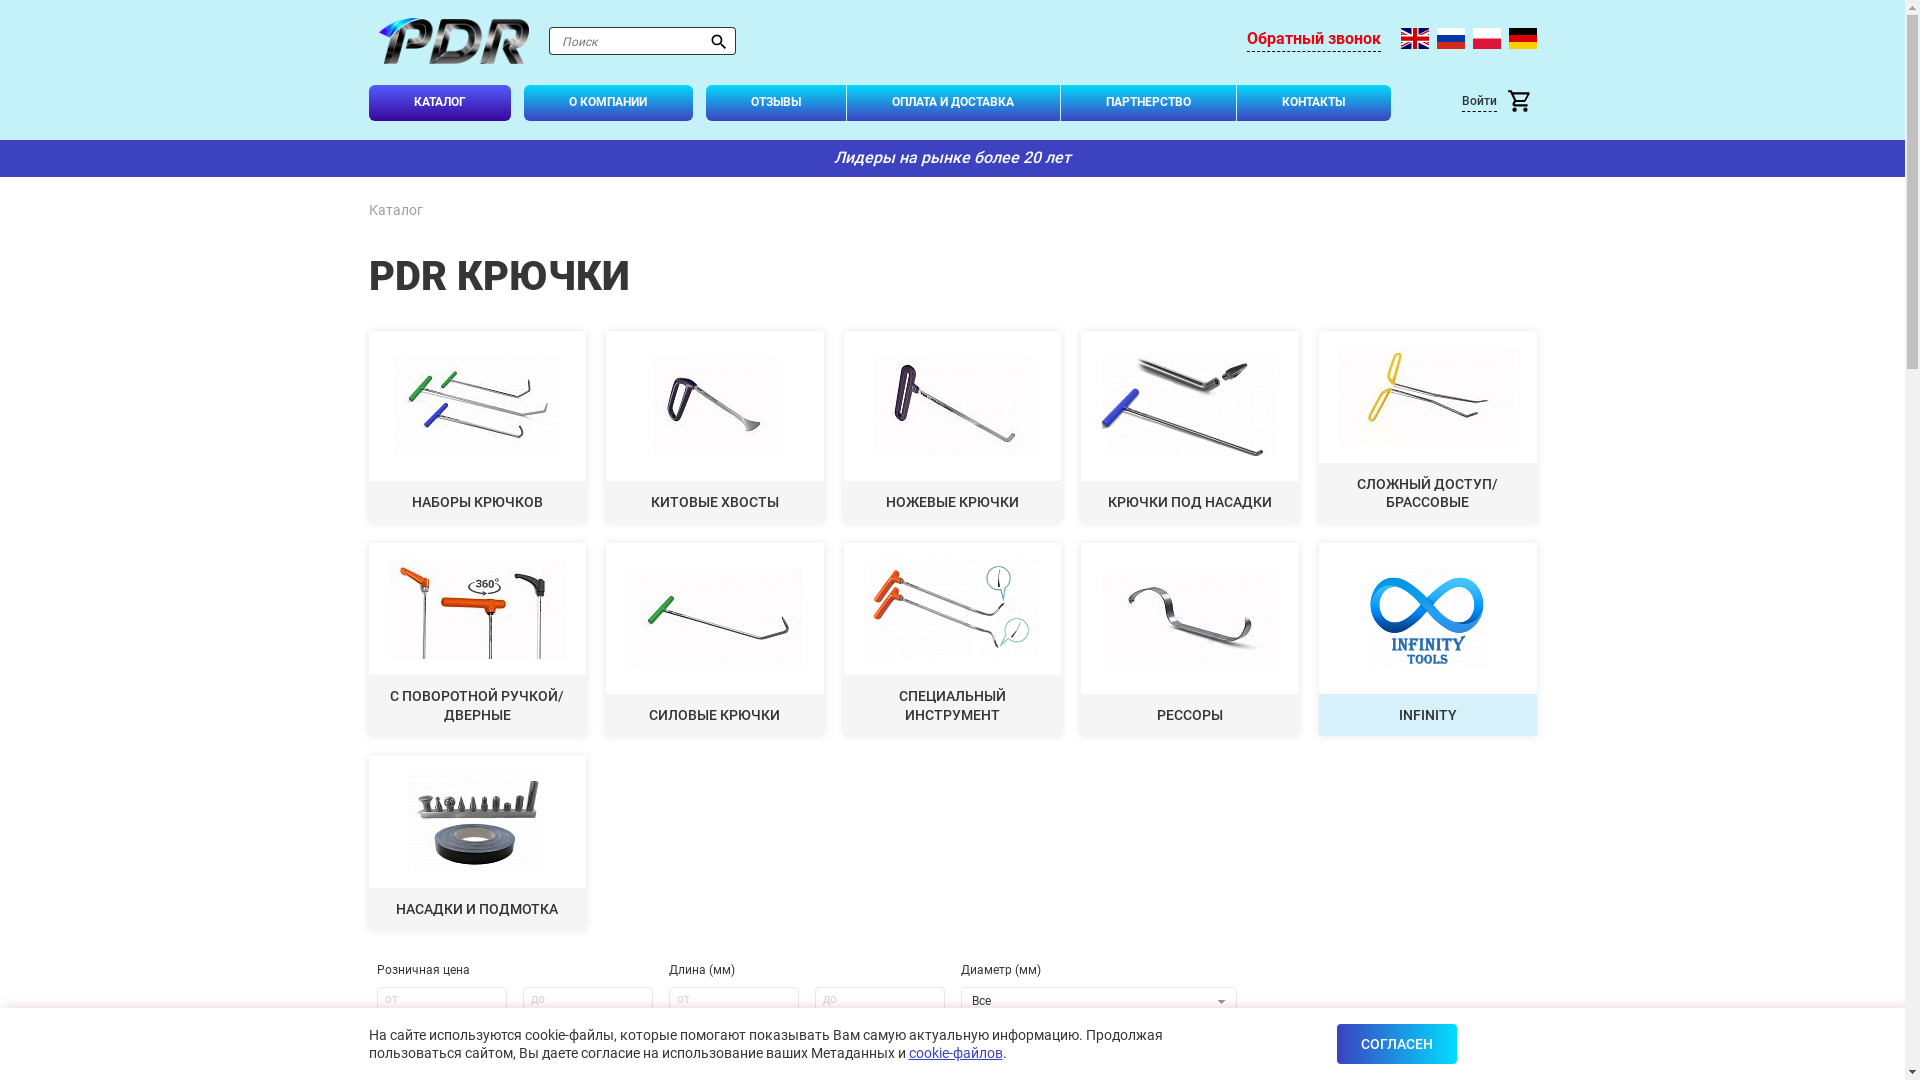 This screenshot has width=1920, height=1080. Describe the element at coordinates (1427, 639) in the screenshot. I see `'INFINITY'` at that location.